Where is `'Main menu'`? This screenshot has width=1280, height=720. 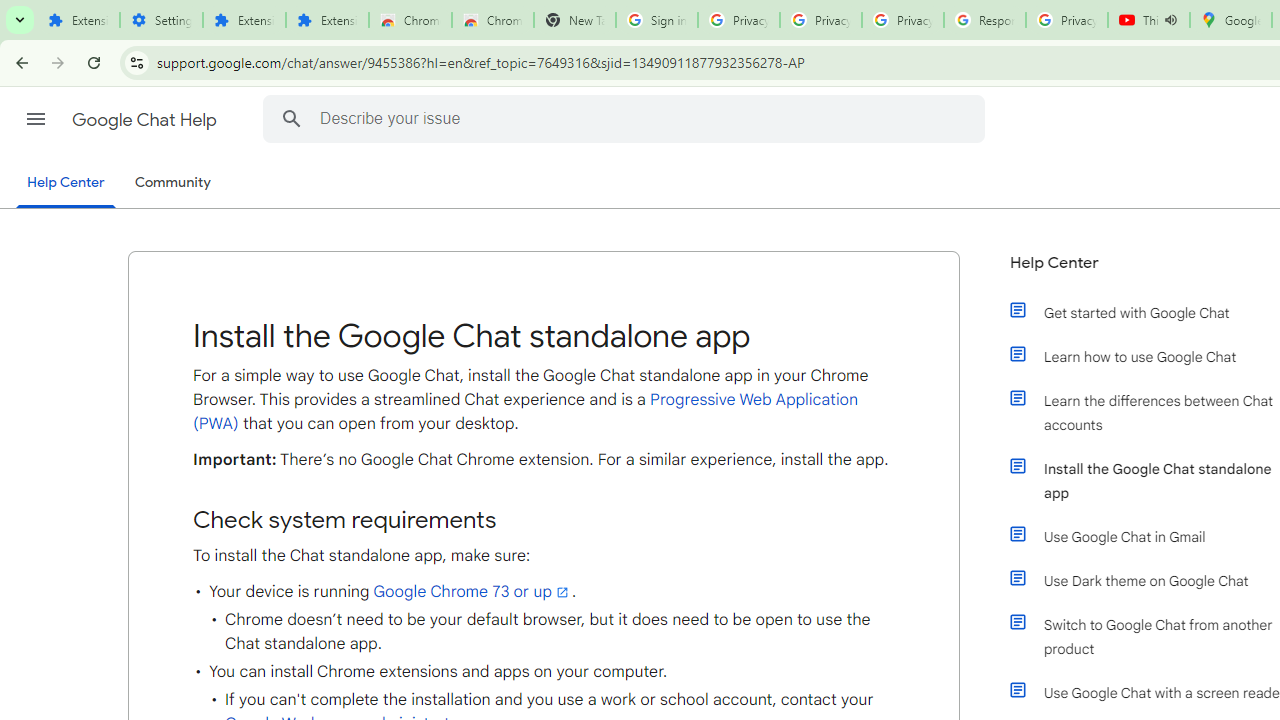
'Main menu' is located at coordinates (35, 119).